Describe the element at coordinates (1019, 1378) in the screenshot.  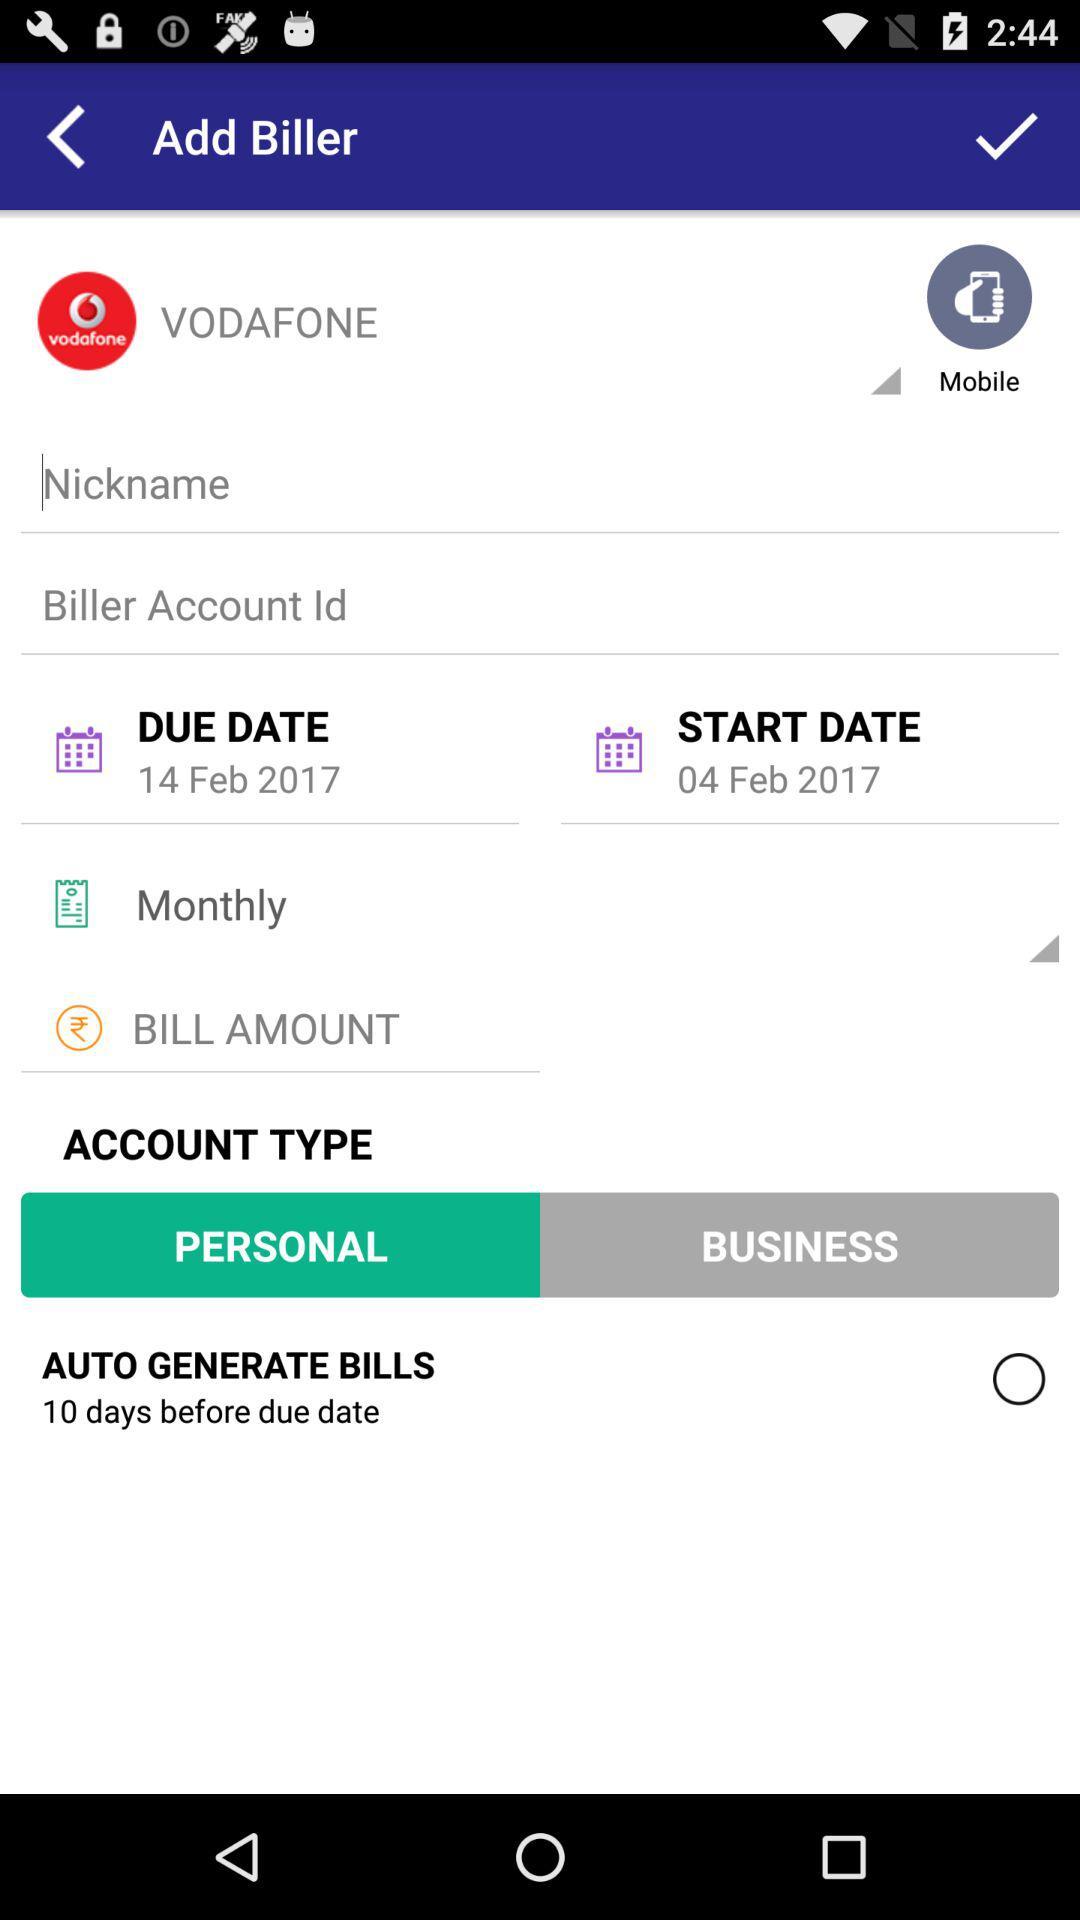
I see `the check box` at that location.